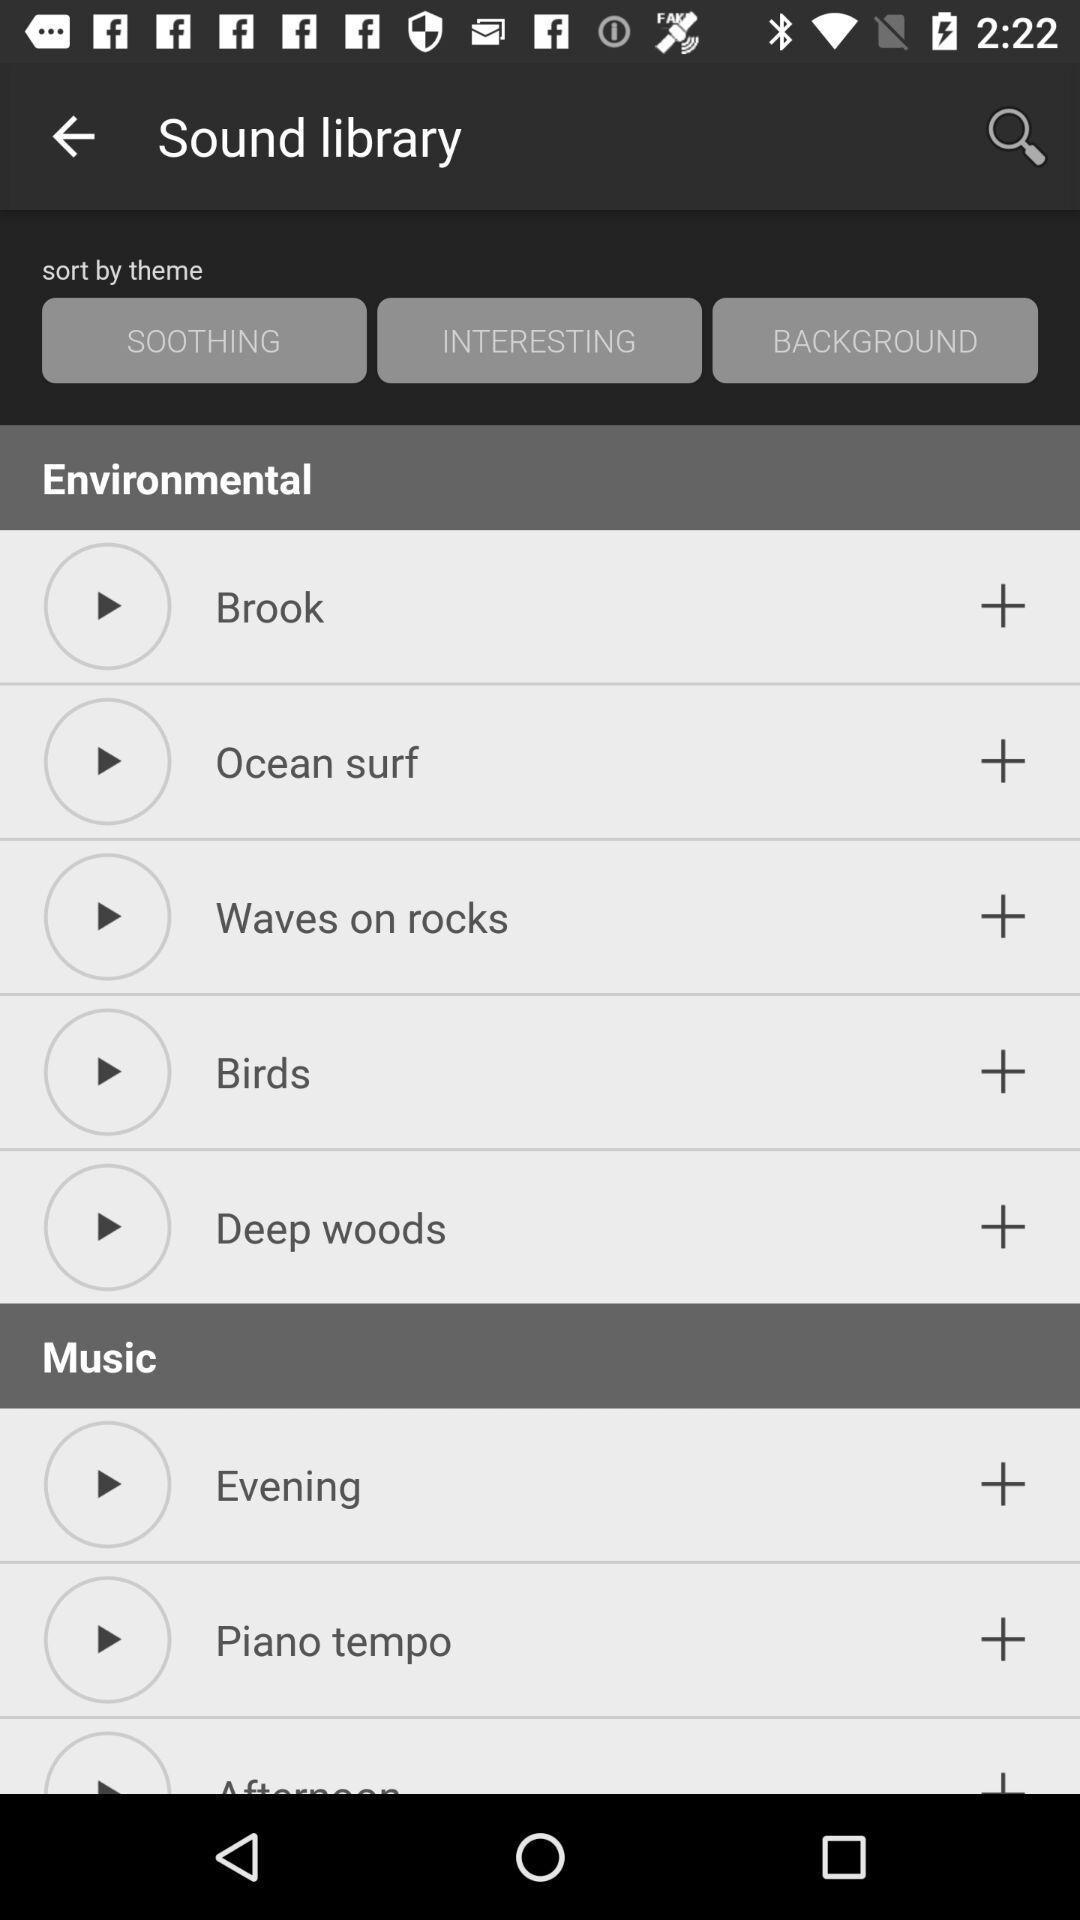  What do you see at coordinates (1003, 915) in the screenshot?
I see `waves on rocks to your sound library` at bounding box center [1003, 915].